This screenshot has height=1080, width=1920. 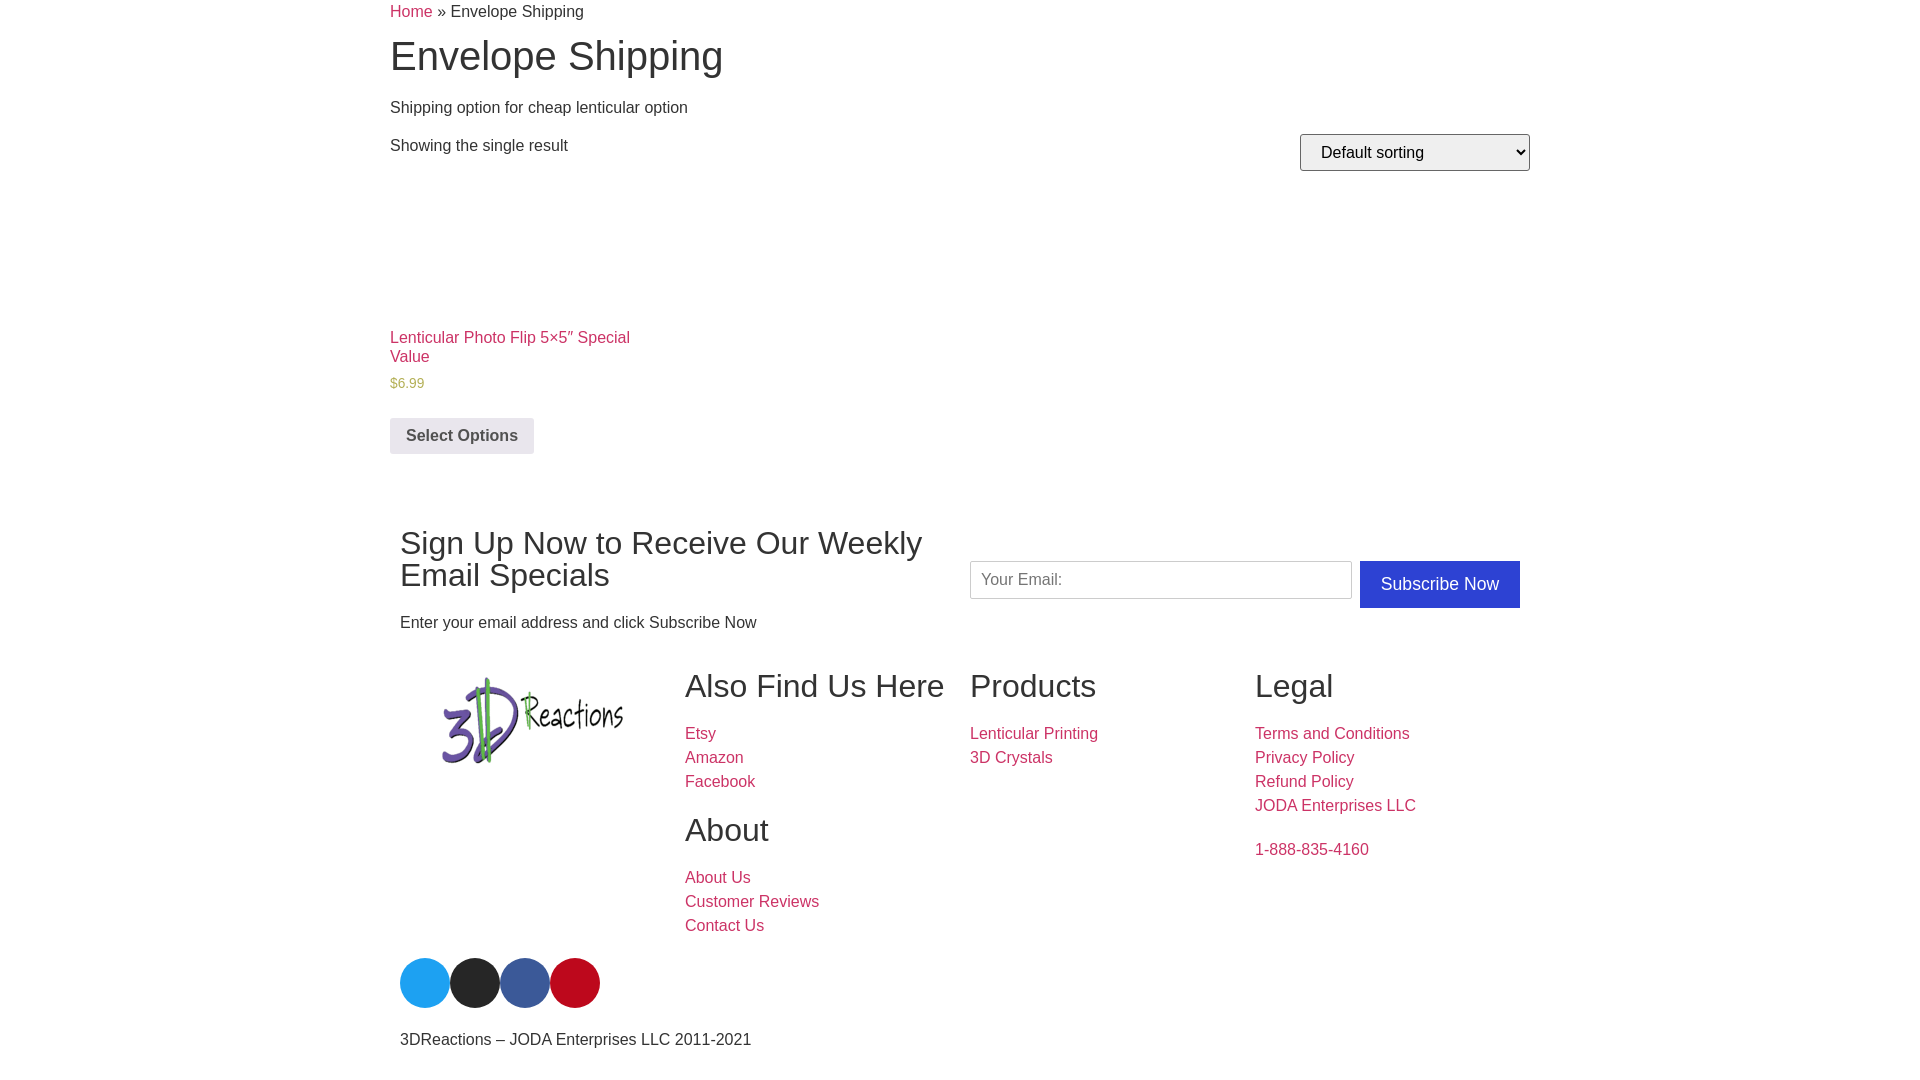 I want to click on 'Privacy Policy', so click(x=1386, y=758).